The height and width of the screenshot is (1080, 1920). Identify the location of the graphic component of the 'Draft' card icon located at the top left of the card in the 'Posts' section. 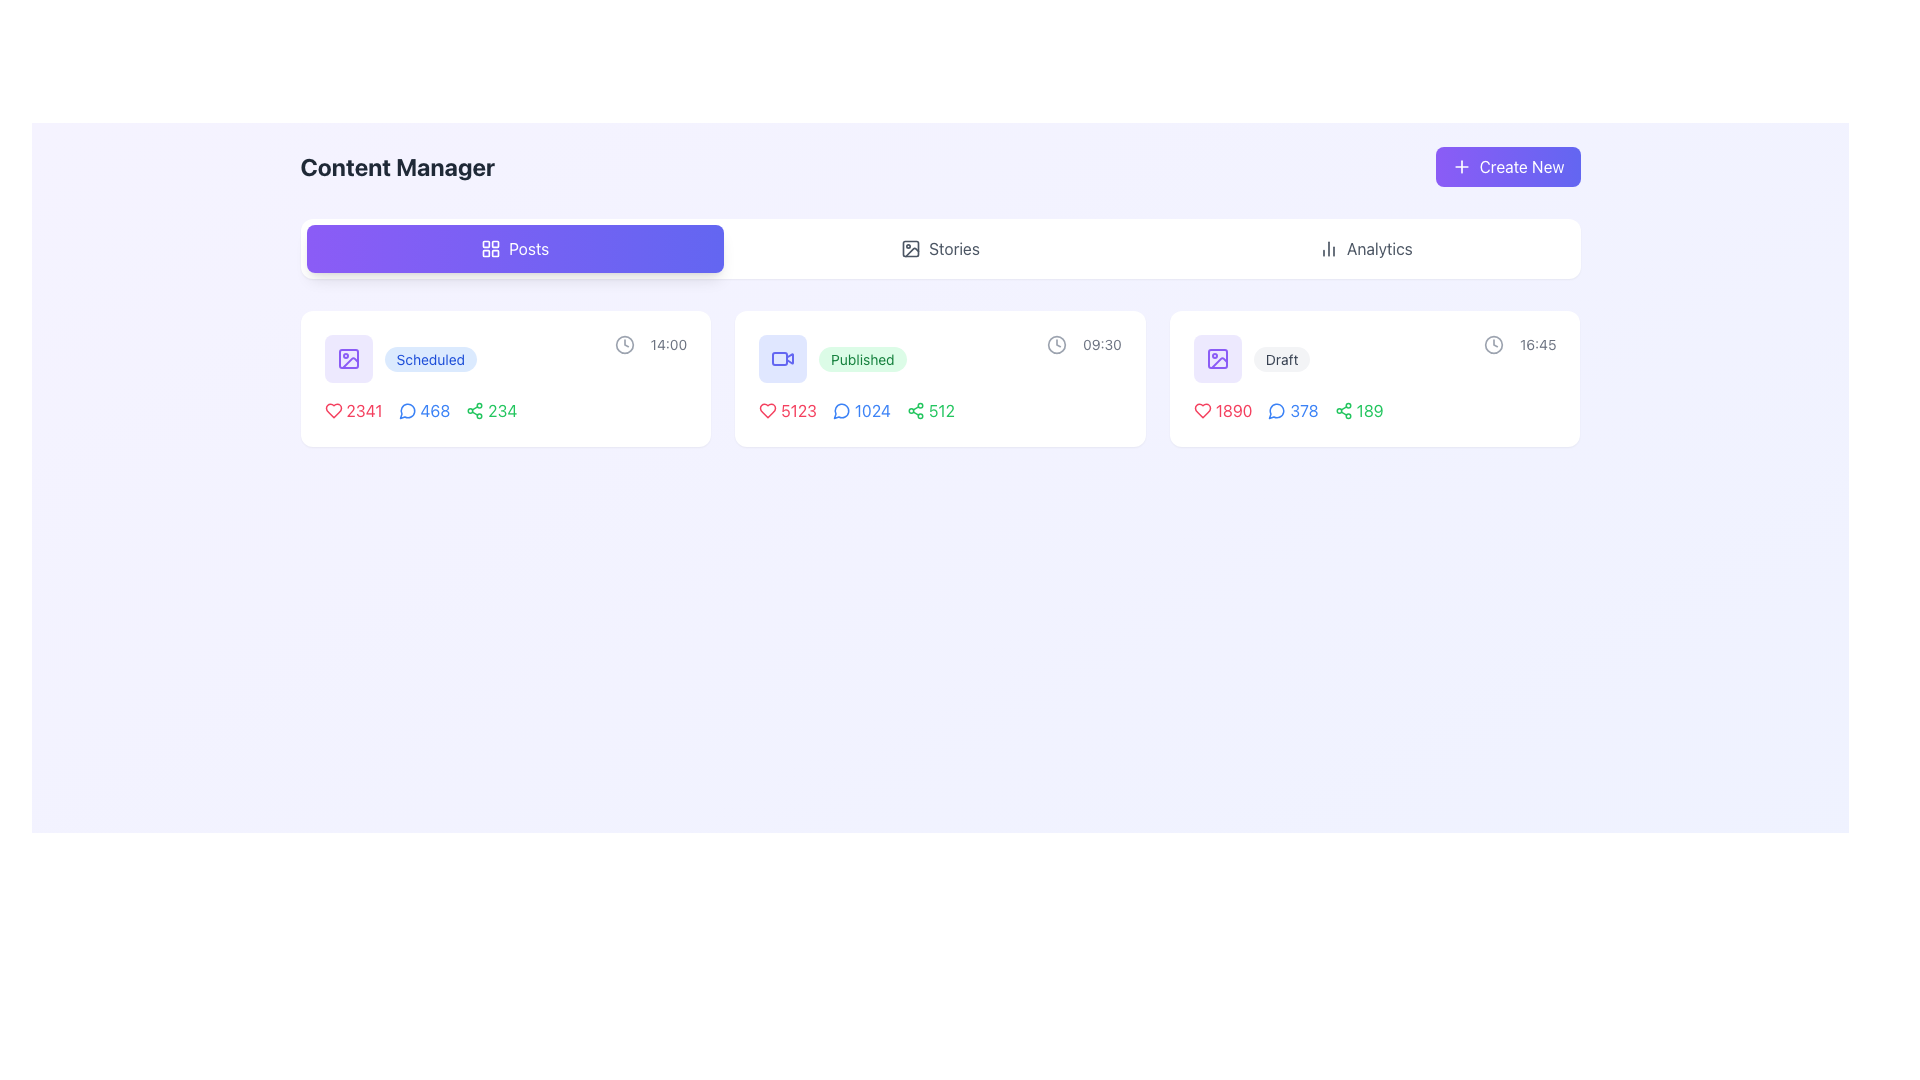
(1216, 357).